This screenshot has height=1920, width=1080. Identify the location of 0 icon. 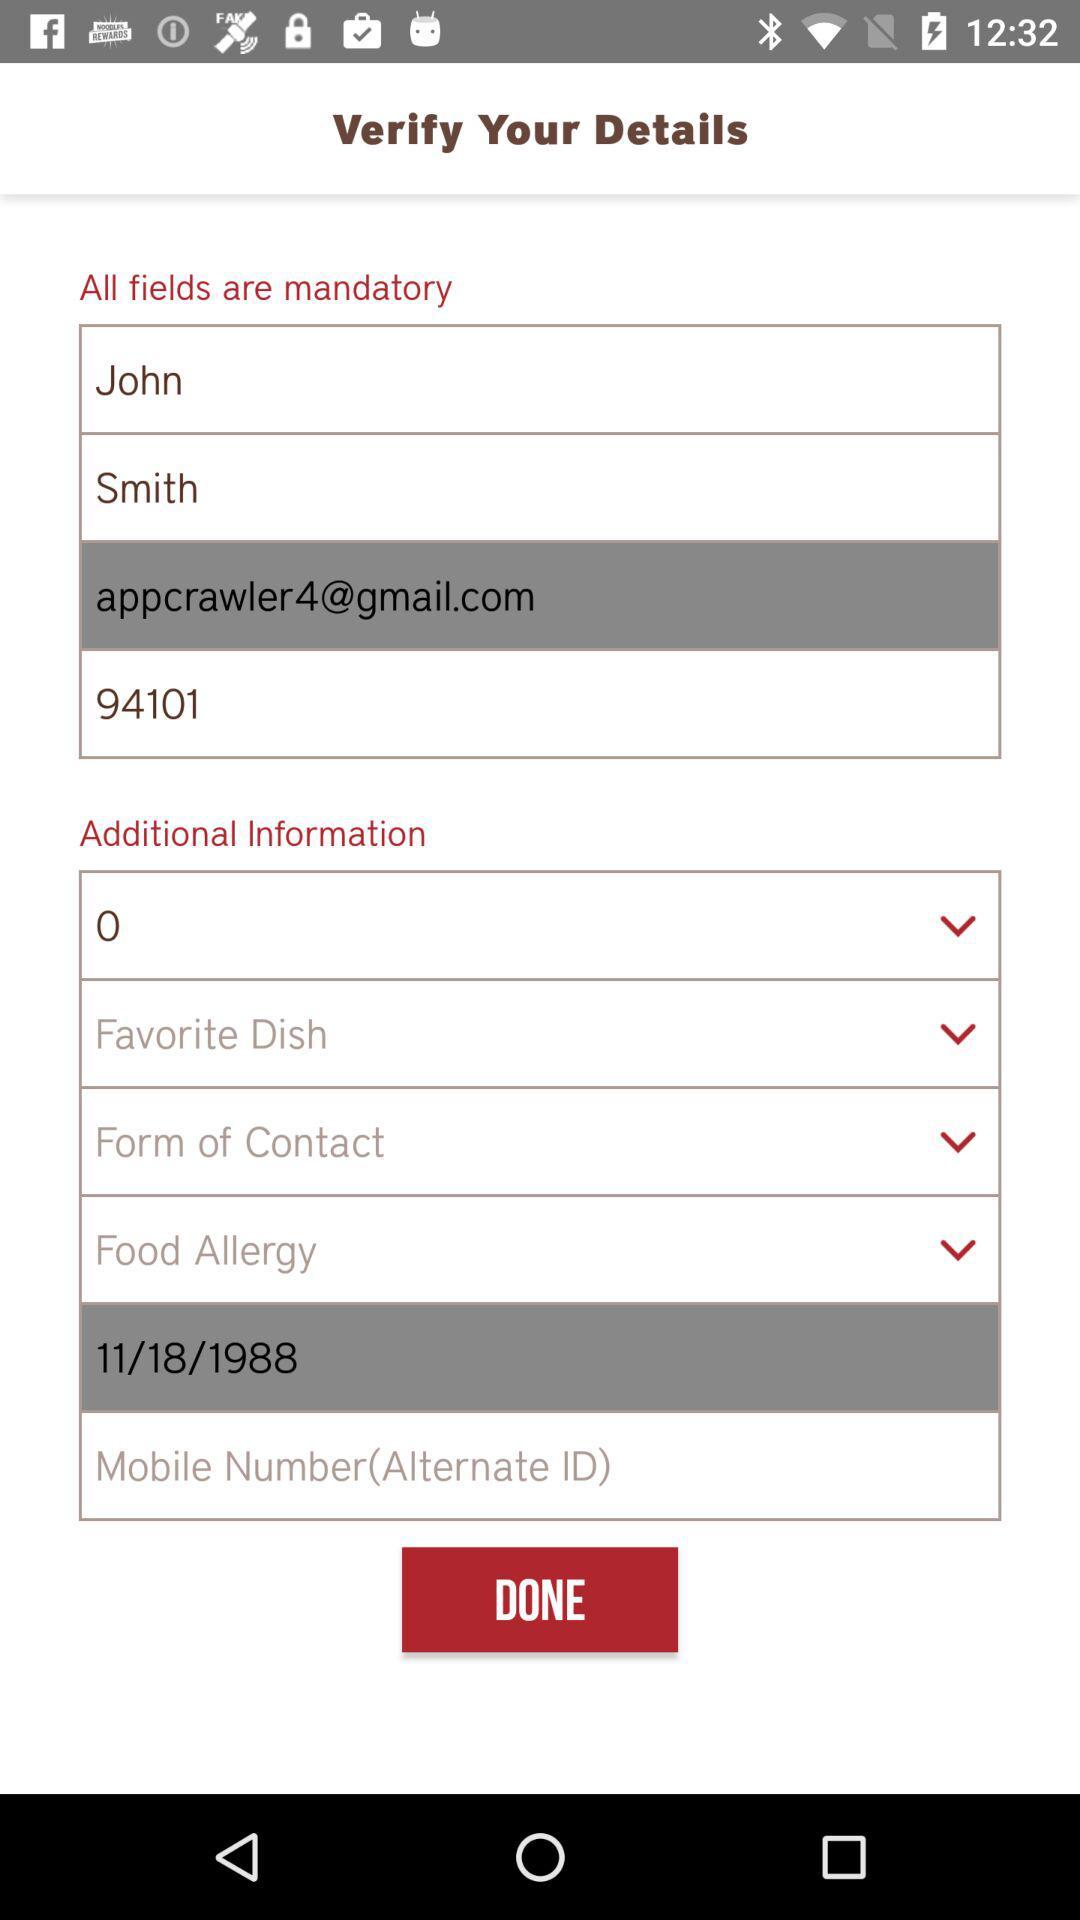
(540, 924).